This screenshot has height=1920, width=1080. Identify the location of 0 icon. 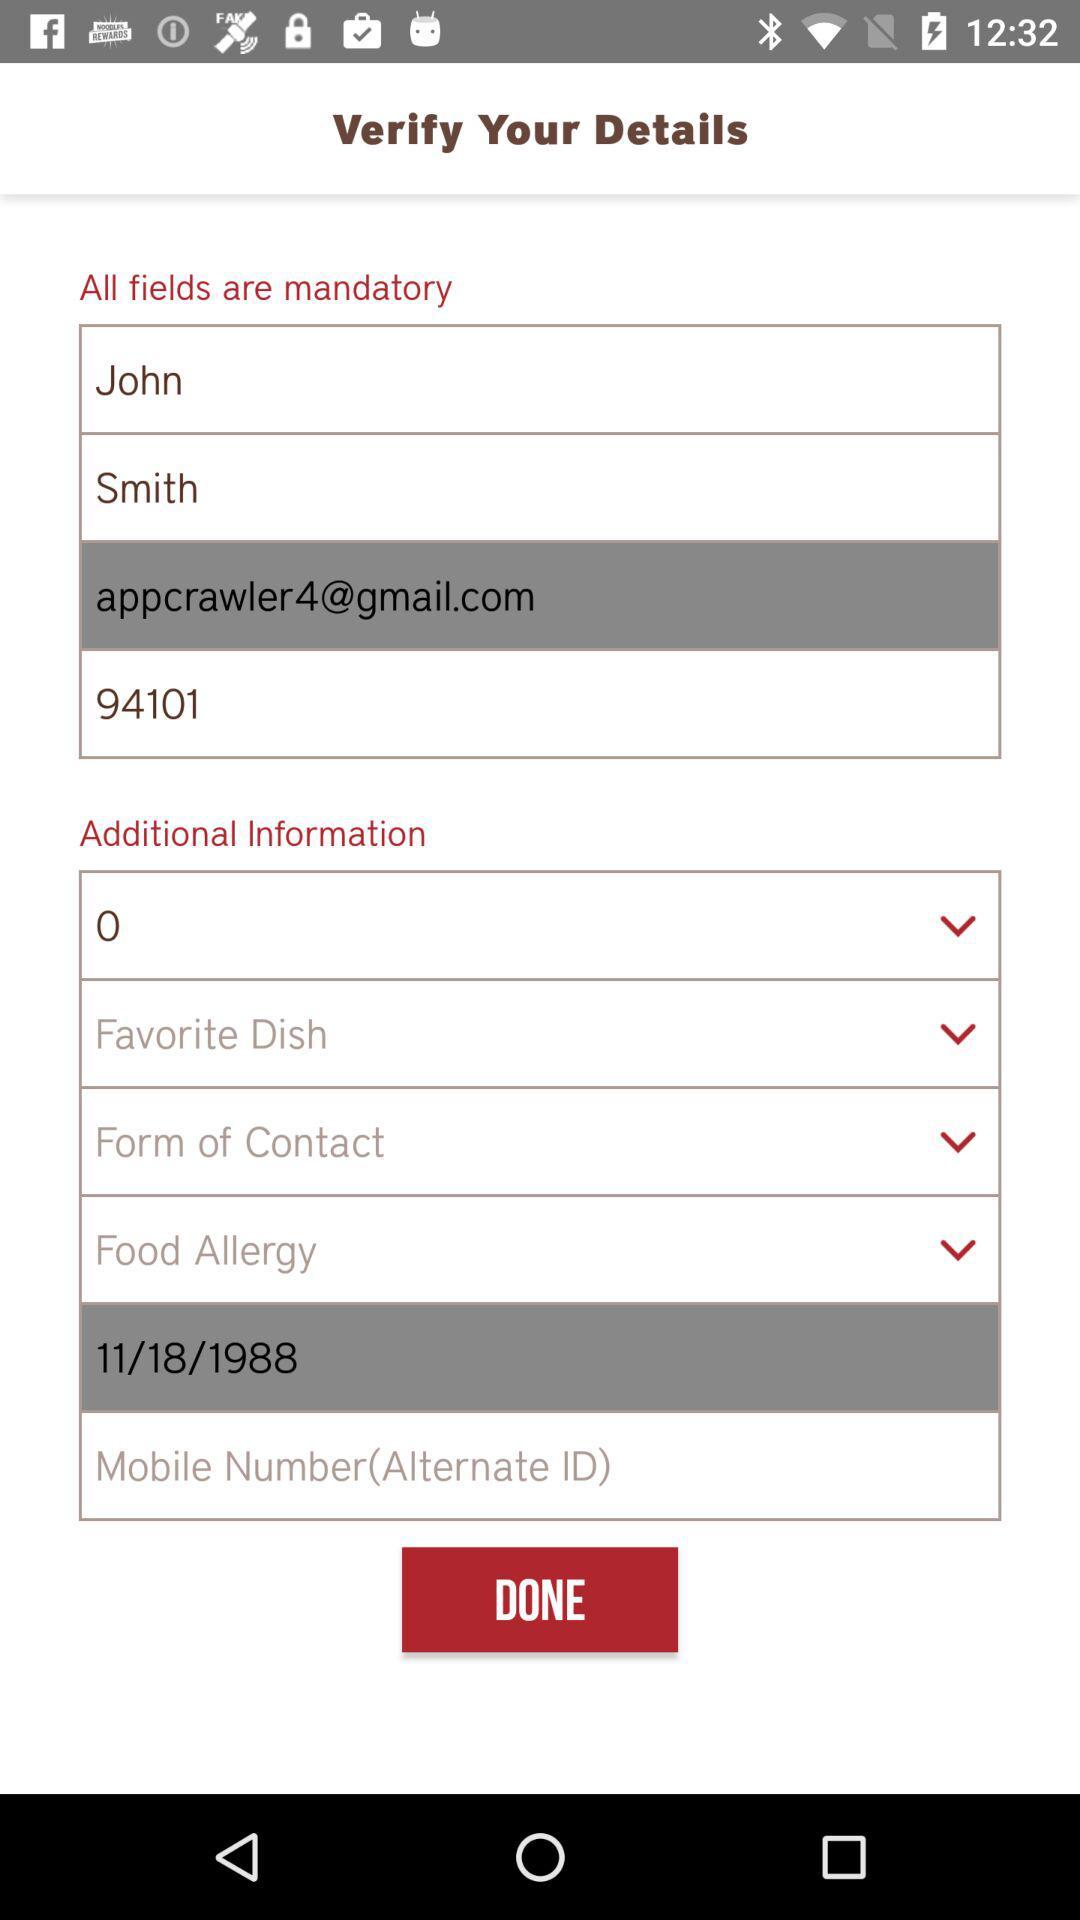
(540, 924).